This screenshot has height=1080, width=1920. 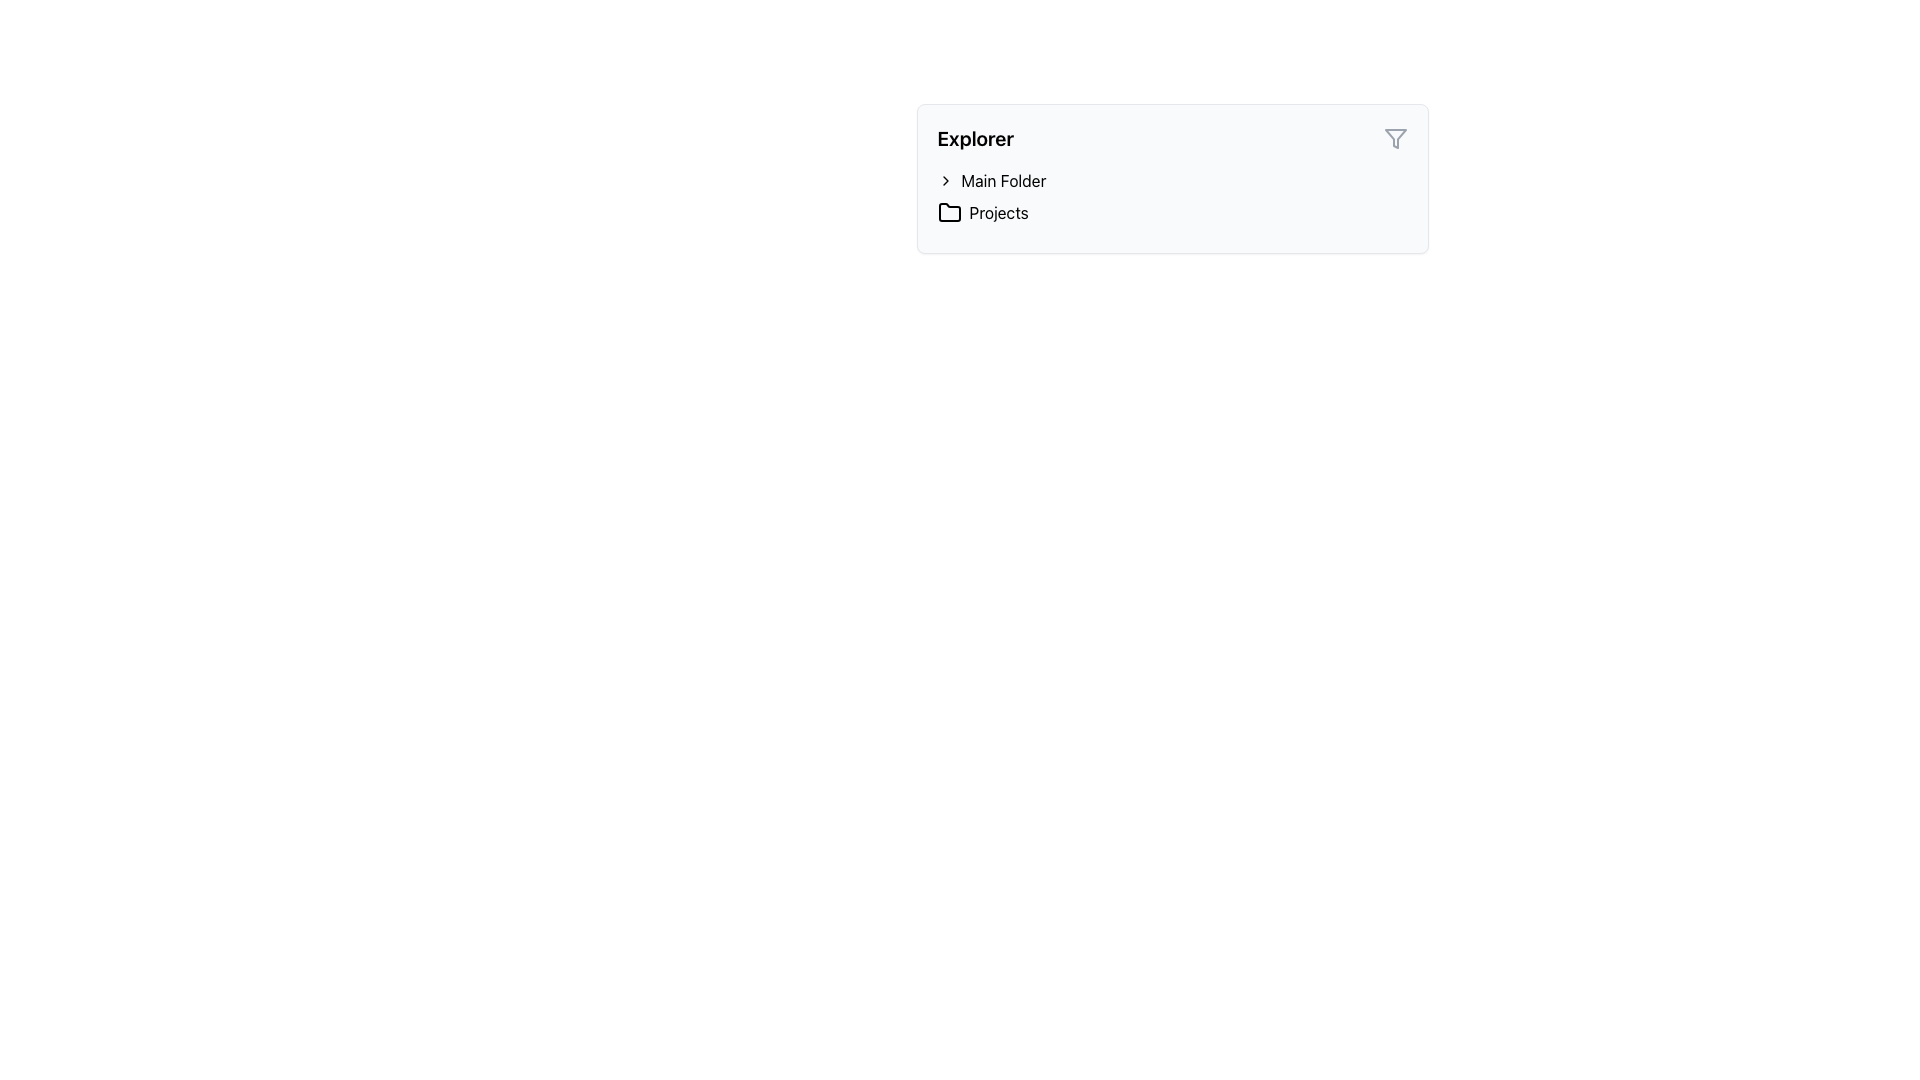 What do you see at coordinates (948, 212) in the screenshot?
I see `the folder icon located in the Explorer panel, which is aligned to the left side of the 'Projects' label` at bounding box center [948, 212].